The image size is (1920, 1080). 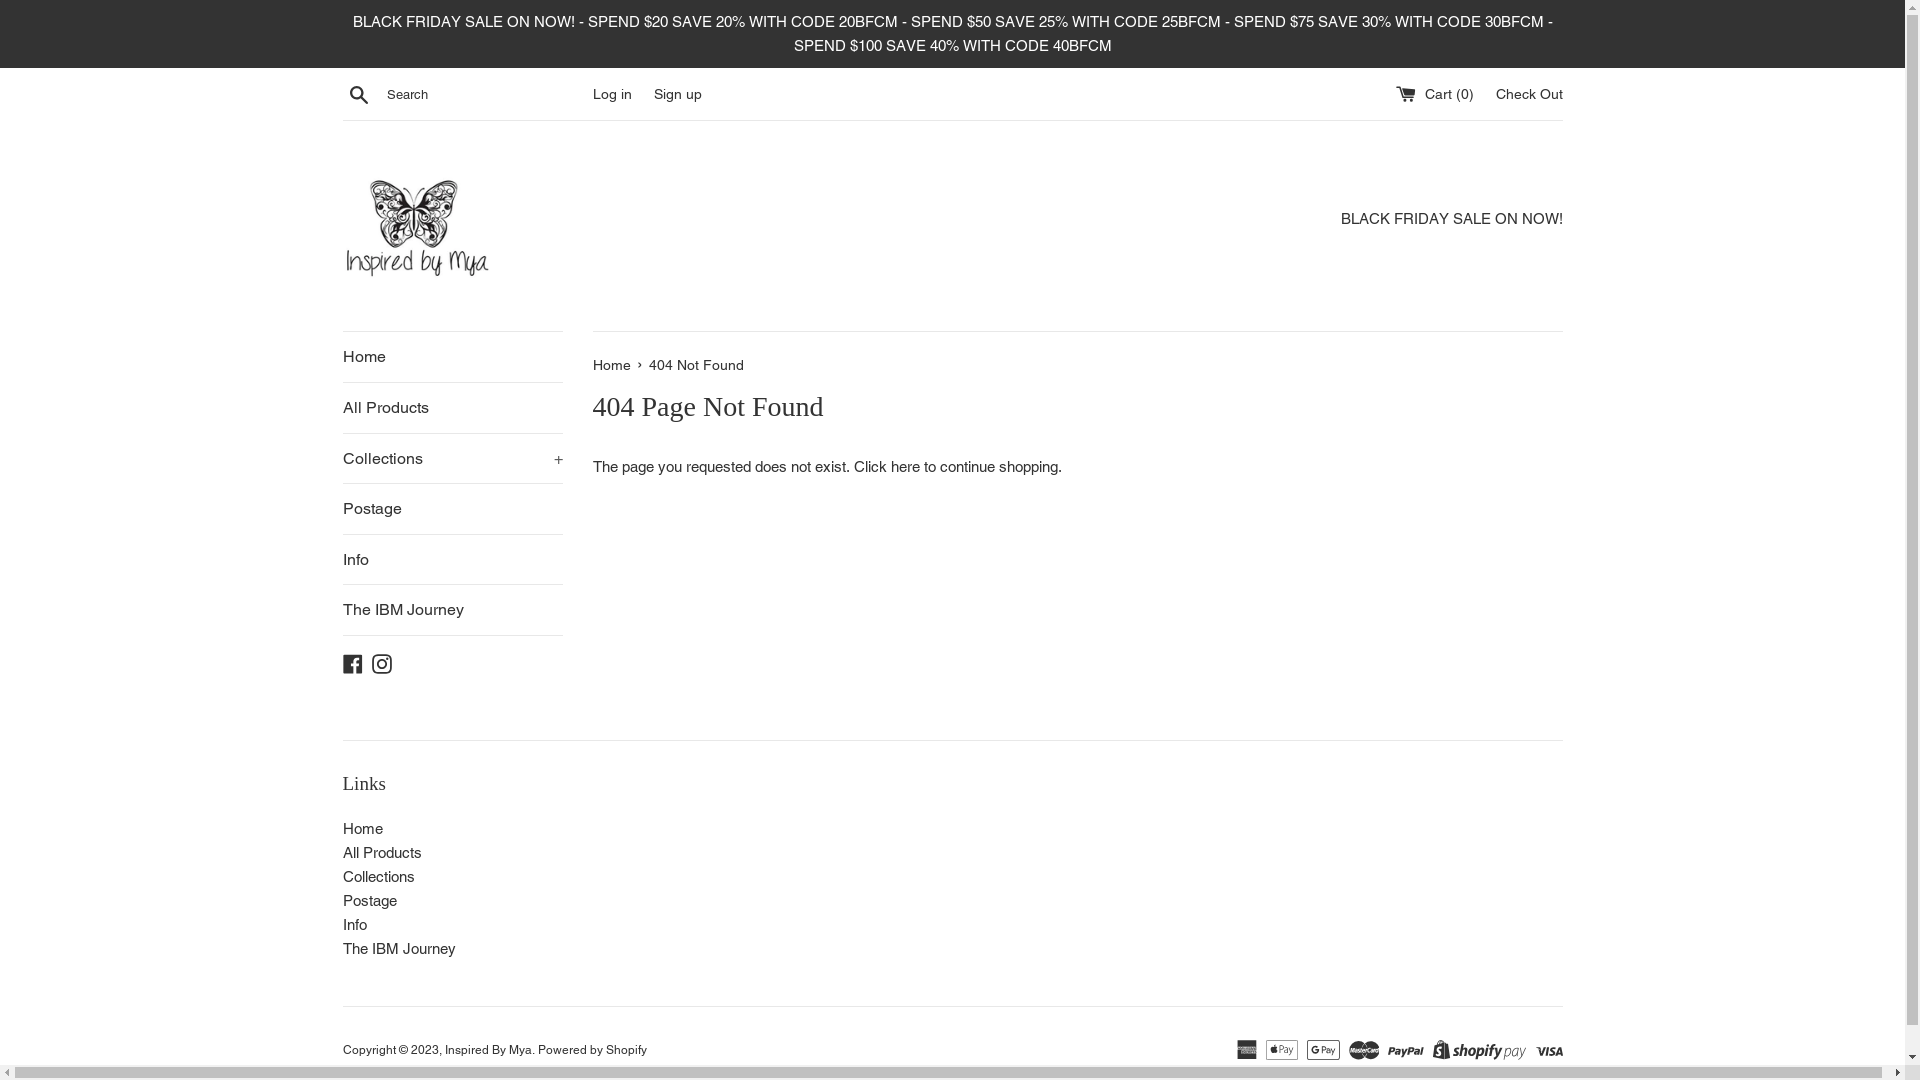 I want to click on 'Collections, so click(x=341, y=459).